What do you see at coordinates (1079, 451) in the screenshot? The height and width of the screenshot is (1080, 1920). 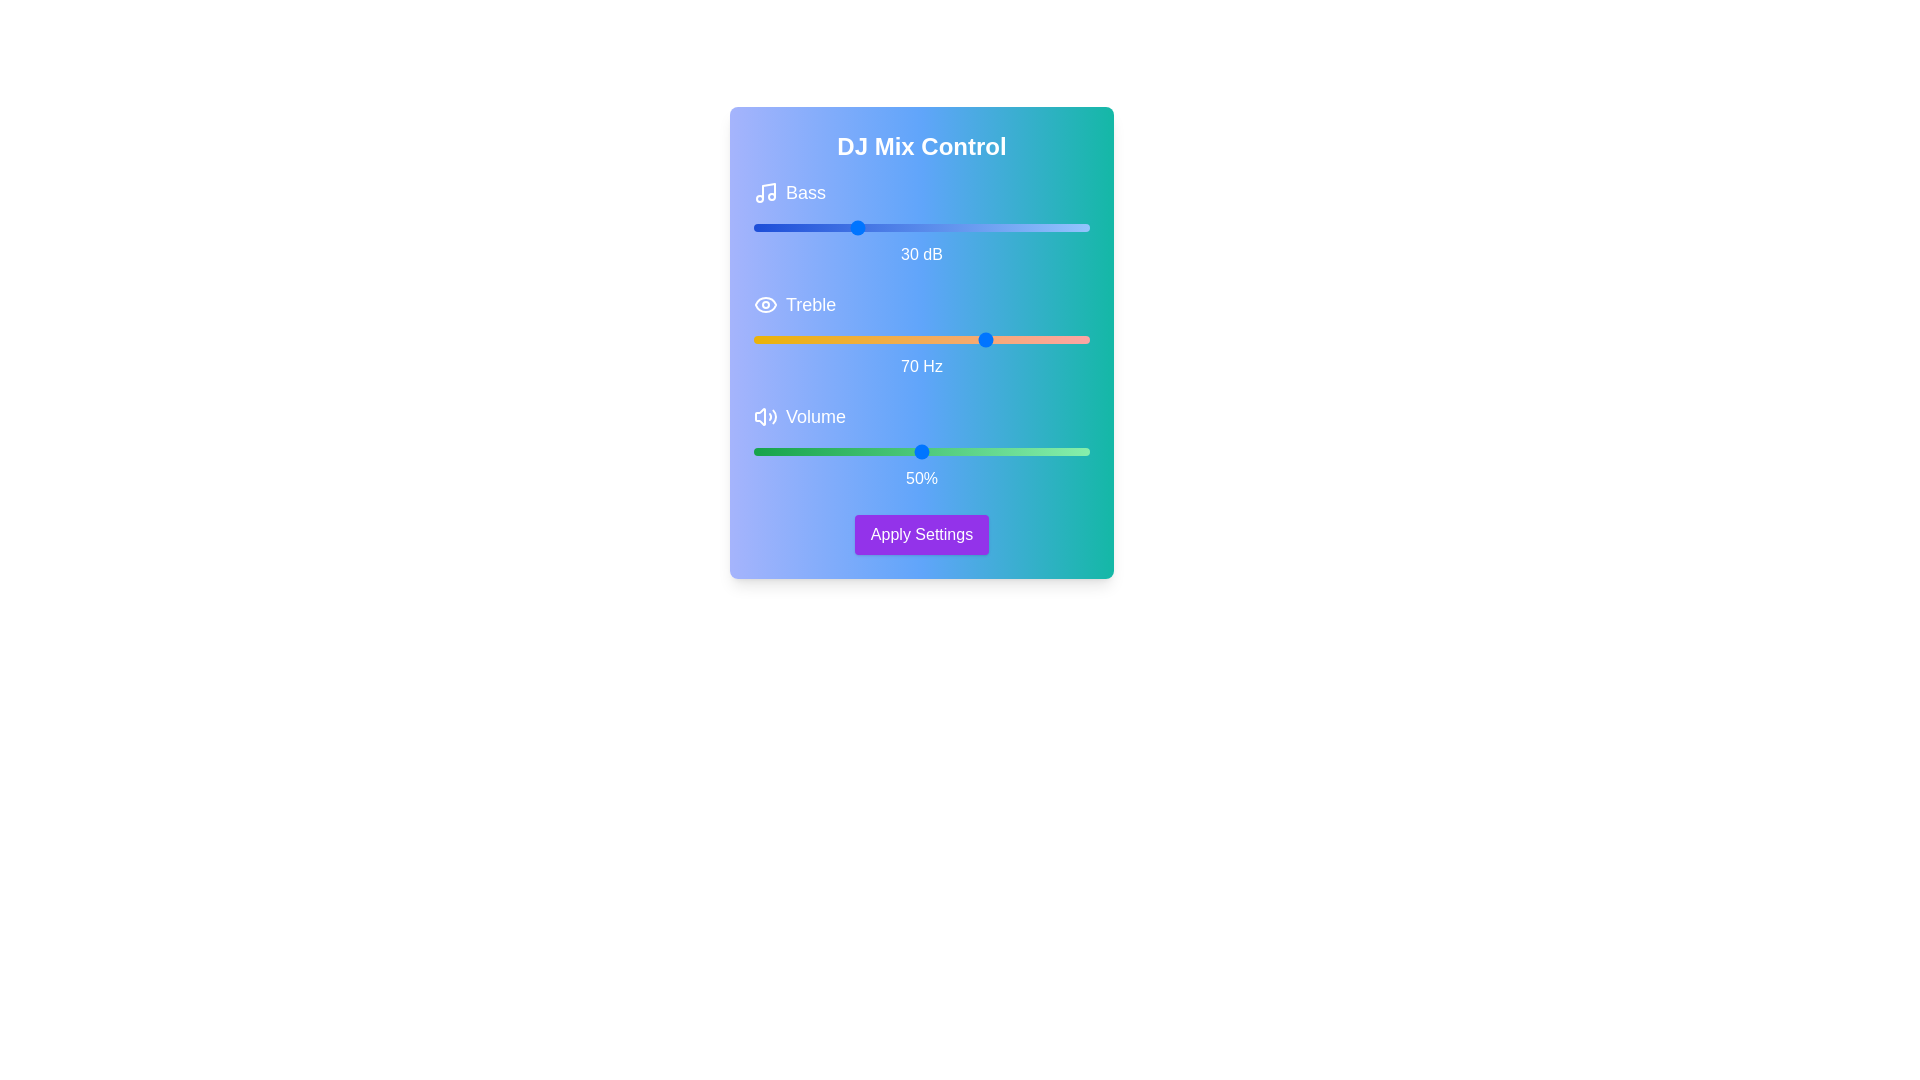 I see `the volume slider to set the volume to 97%` at bounding box center [1079, 451].